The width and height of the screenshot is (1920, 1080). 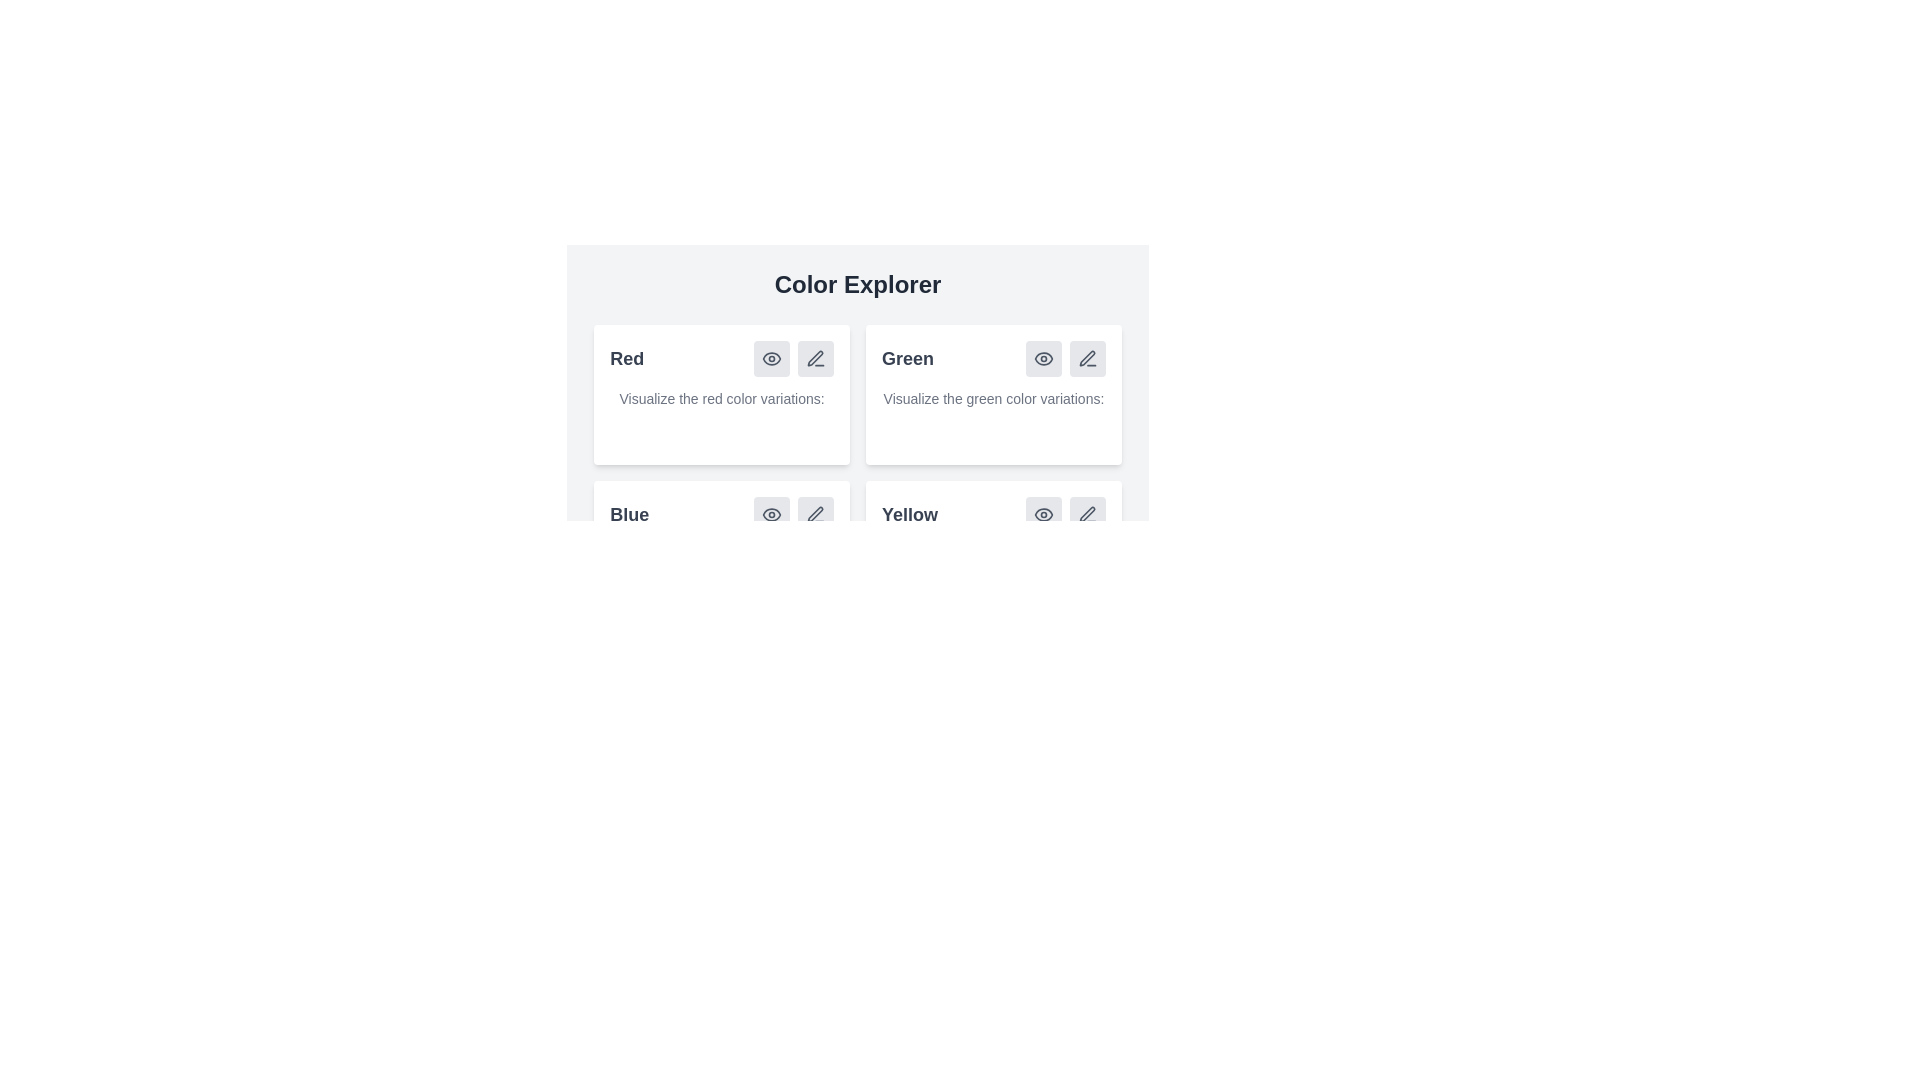 What do you see at coordinates (1042, 357) in the screenshot?
I see `the eye-shaped icon located in the top-right corner of the 'Green' section in the 'Color Explorer' layout` at bounding box center [1042, 357].